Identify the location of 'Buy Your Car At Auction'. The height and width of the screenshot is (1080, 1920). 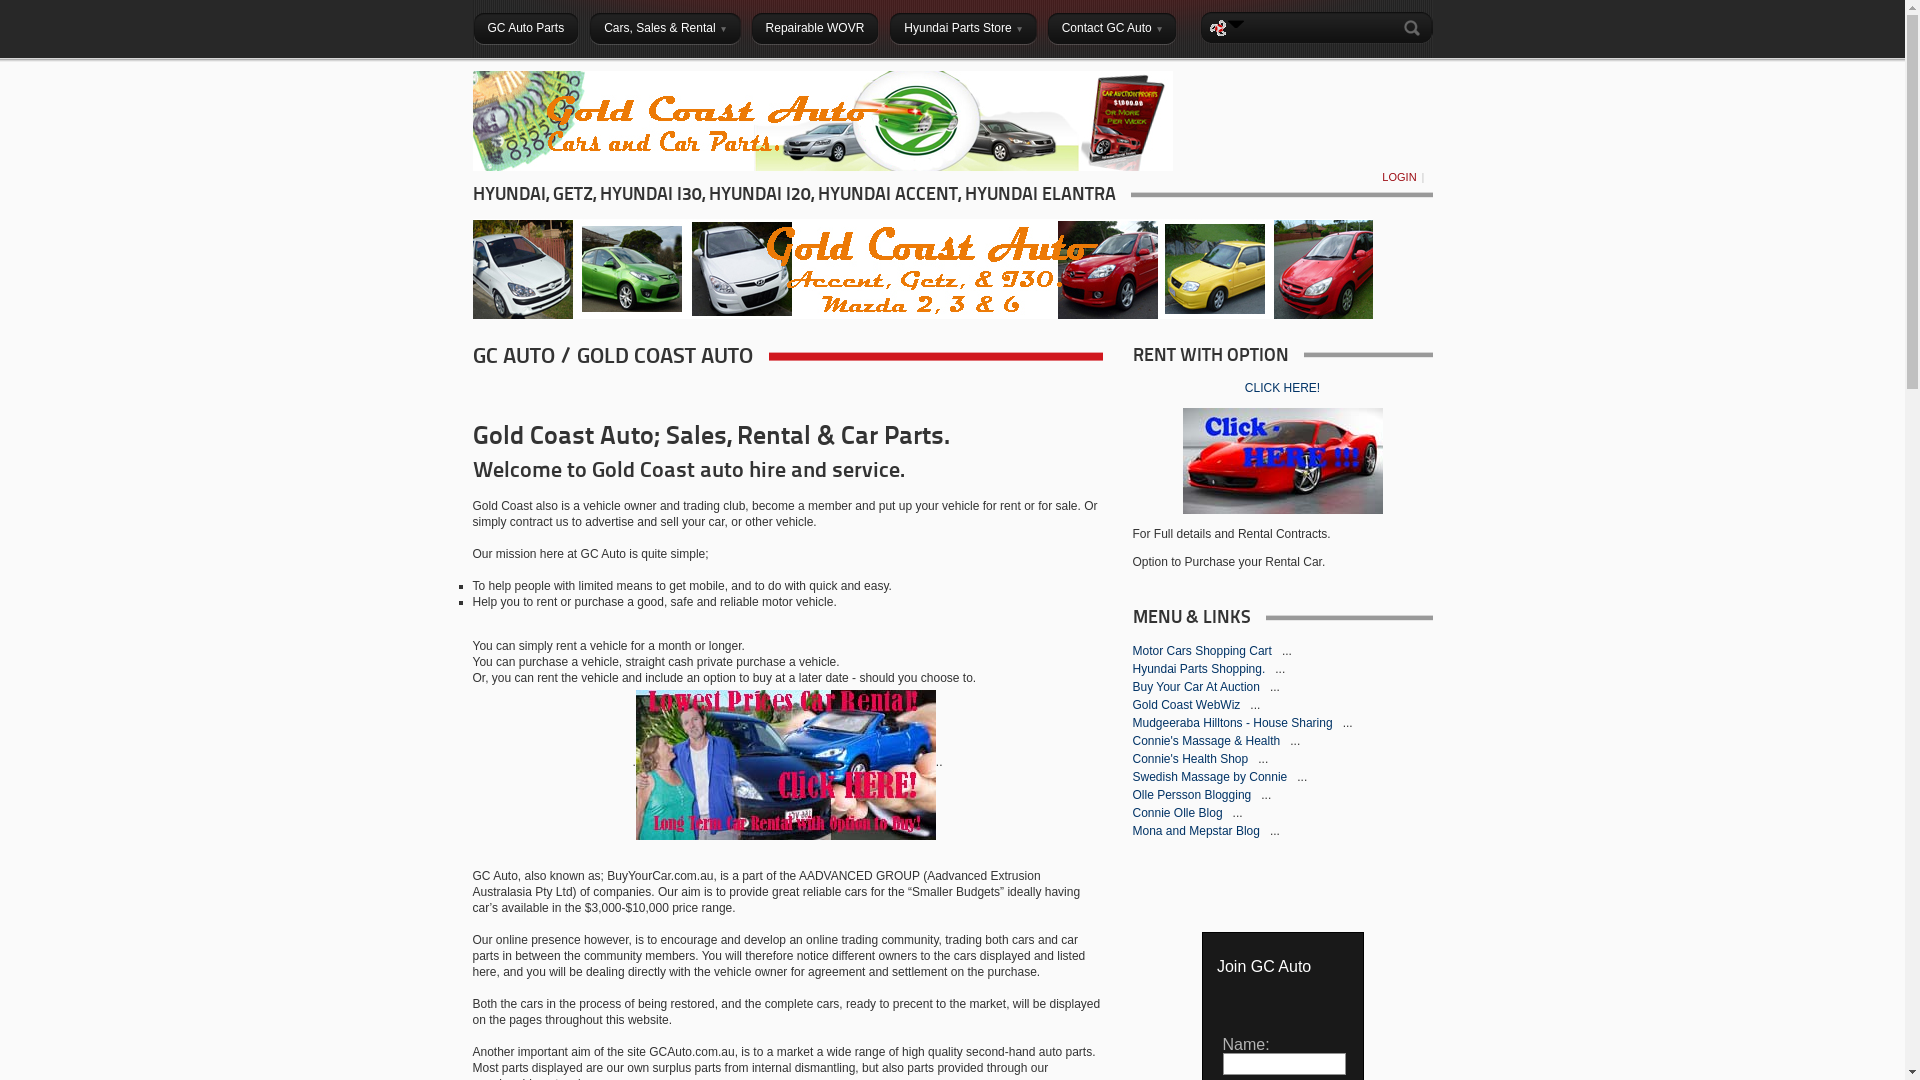
(1132, 685).